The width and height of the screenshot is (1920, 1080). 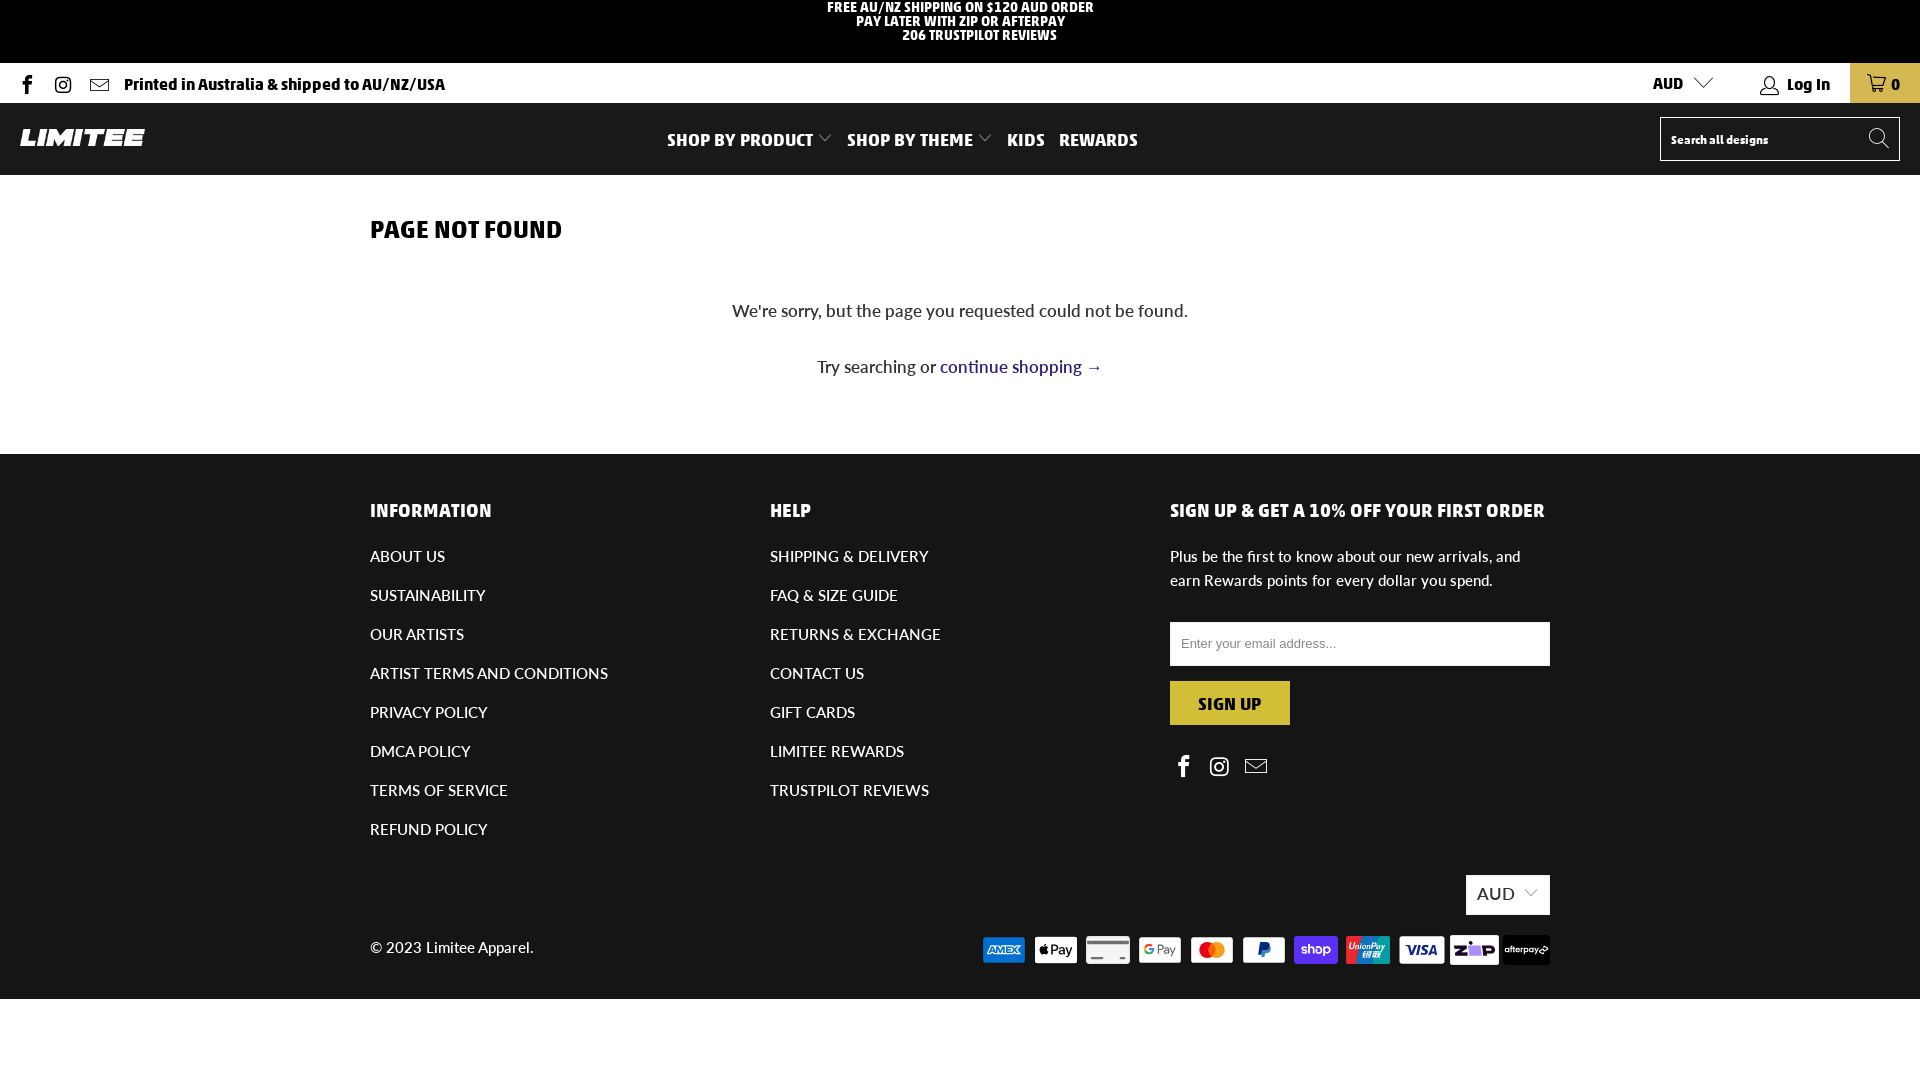 What do you see at coordinates (437, 789) in the screenshot?
I see `'TERMS OF SERVICE'` at bounding box center [437, 789].